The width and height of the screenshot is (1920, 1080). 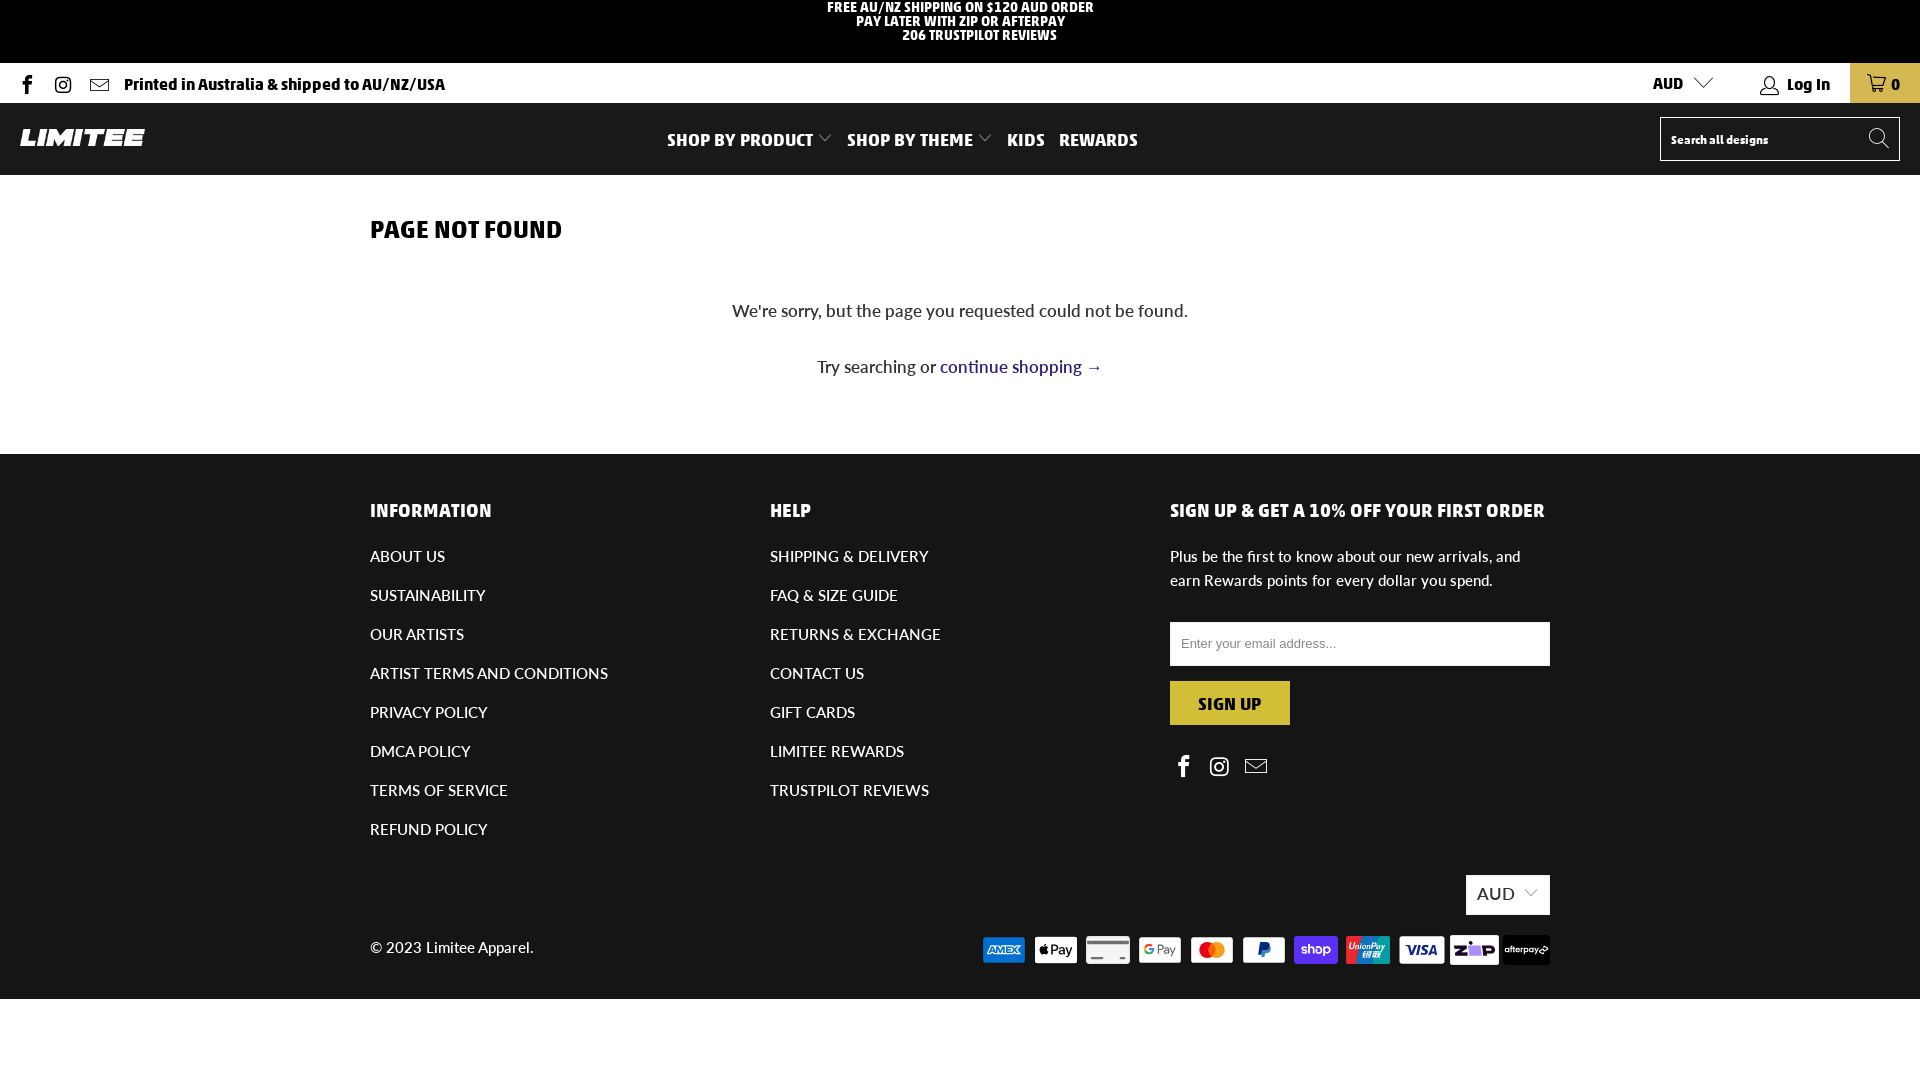 What do you see at coordinates (437, 789) in the screenshot?
I see `'TERMS OF SERVICE'` at bounding box center [437, 789].